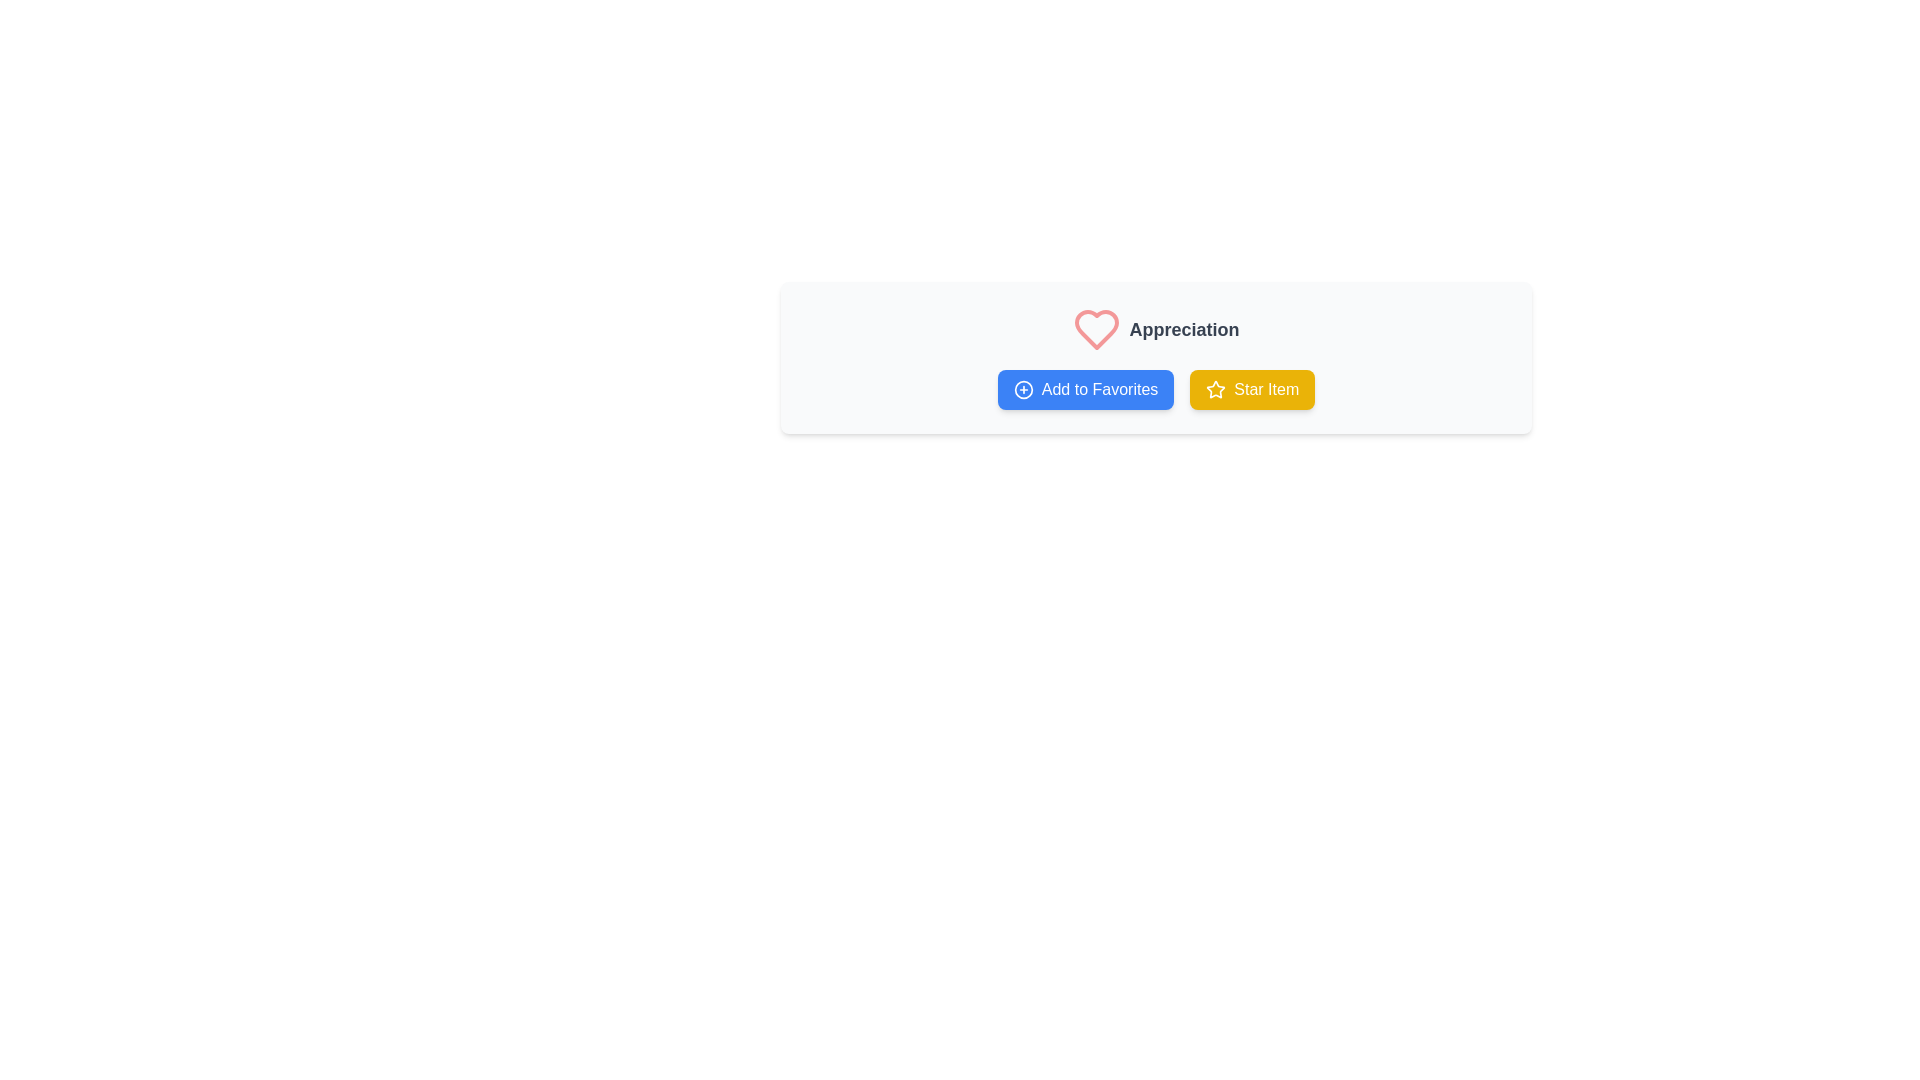  What do you see at coordinates (1265, 389) in the screenshot?
I see `text of the 'Star Item' feature button, which is positioned to the right of the blue 'Add to Favorites' button and adjacent to a star icon` at bounding box center [1265, 389].